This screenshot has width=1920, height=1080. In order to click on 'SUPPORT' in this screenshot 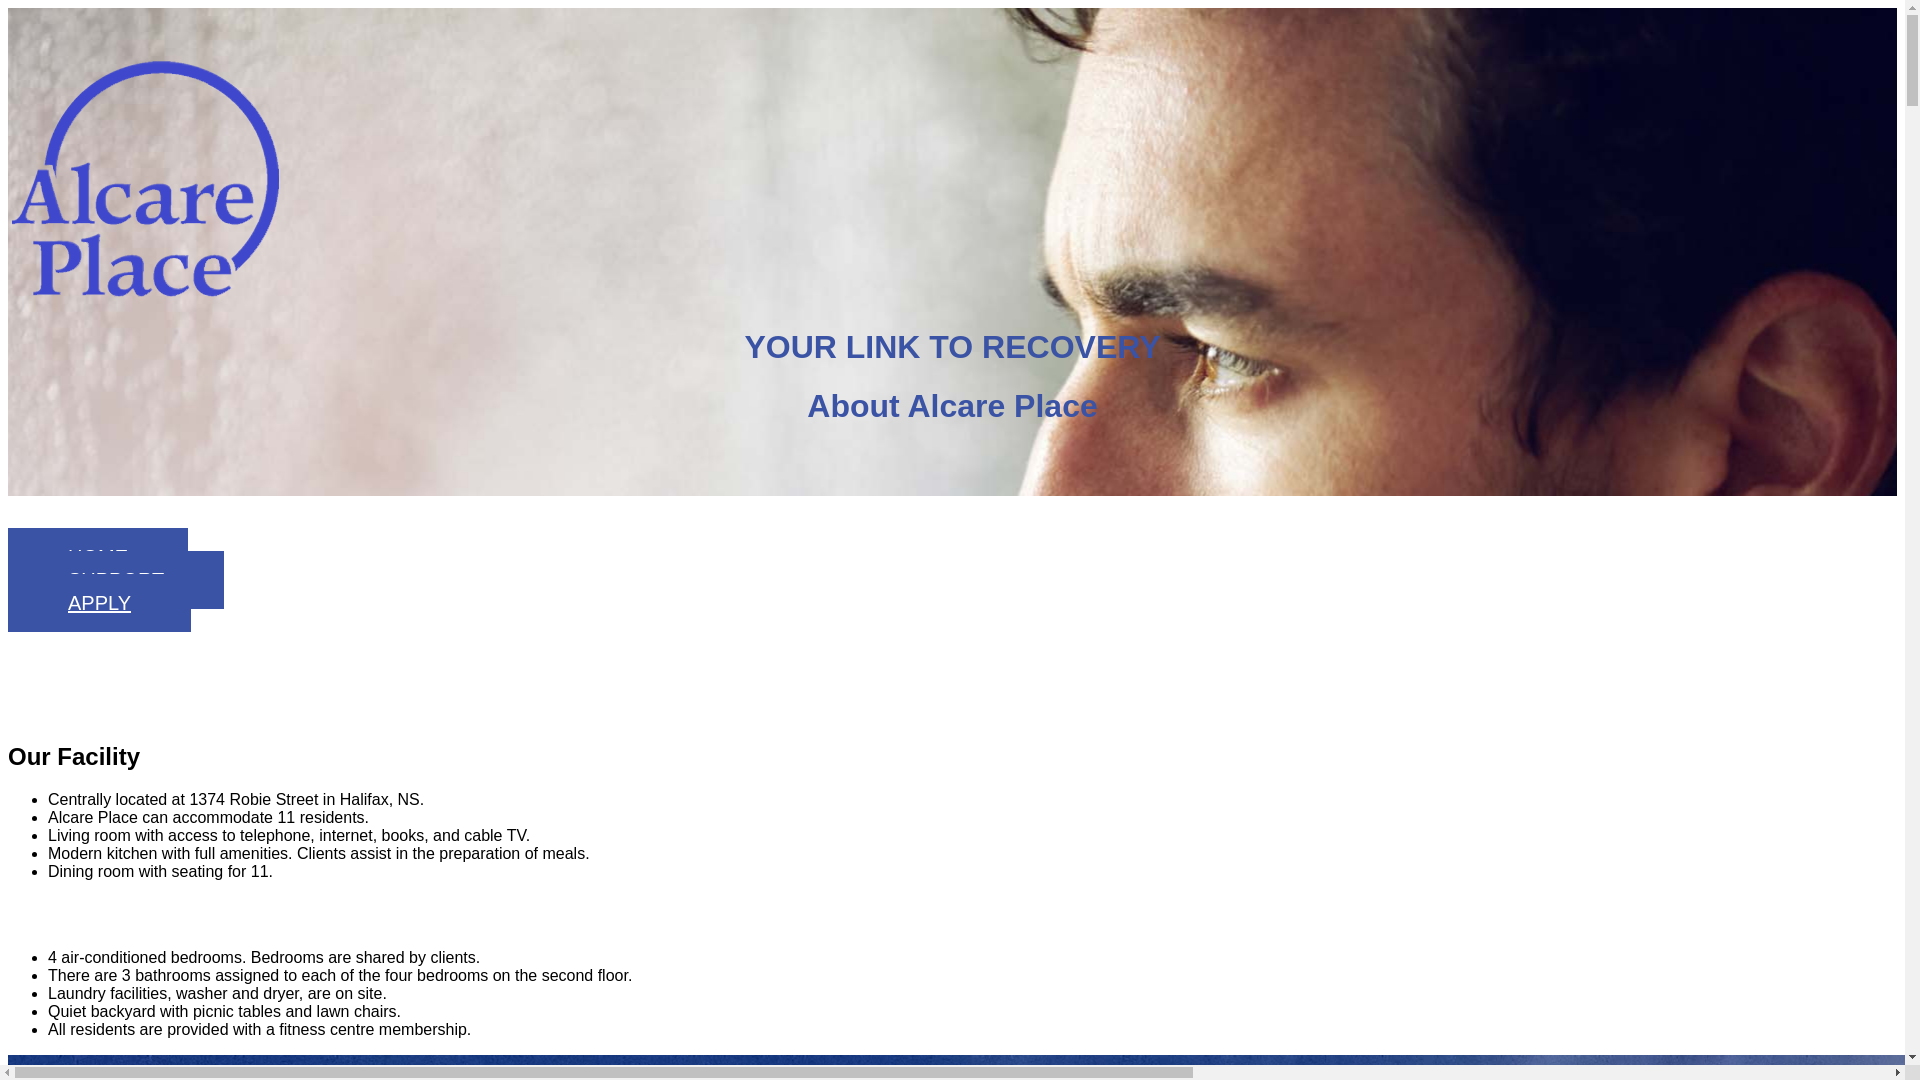, I will do `click(114, 579)`.